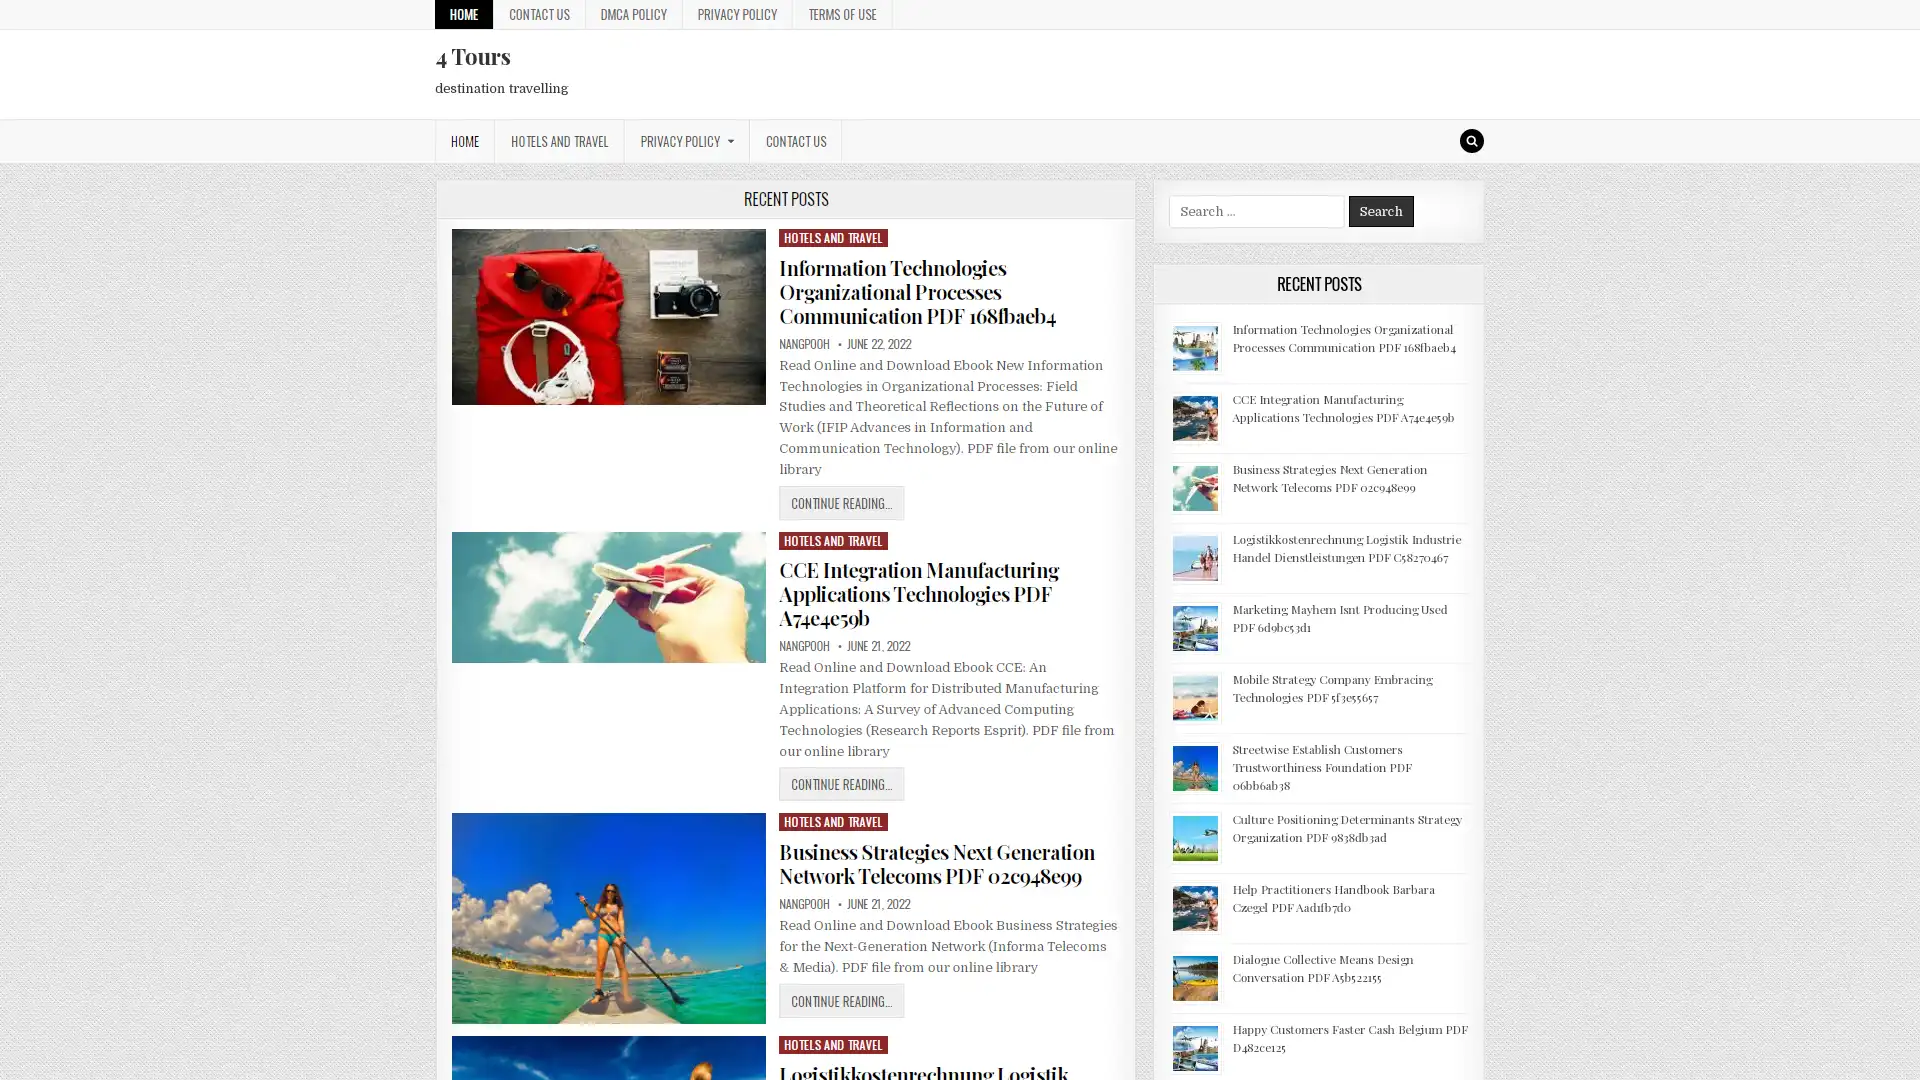  Describe the element at coordinates (1379, 211) in the screenshot. I see `Search` at that location.